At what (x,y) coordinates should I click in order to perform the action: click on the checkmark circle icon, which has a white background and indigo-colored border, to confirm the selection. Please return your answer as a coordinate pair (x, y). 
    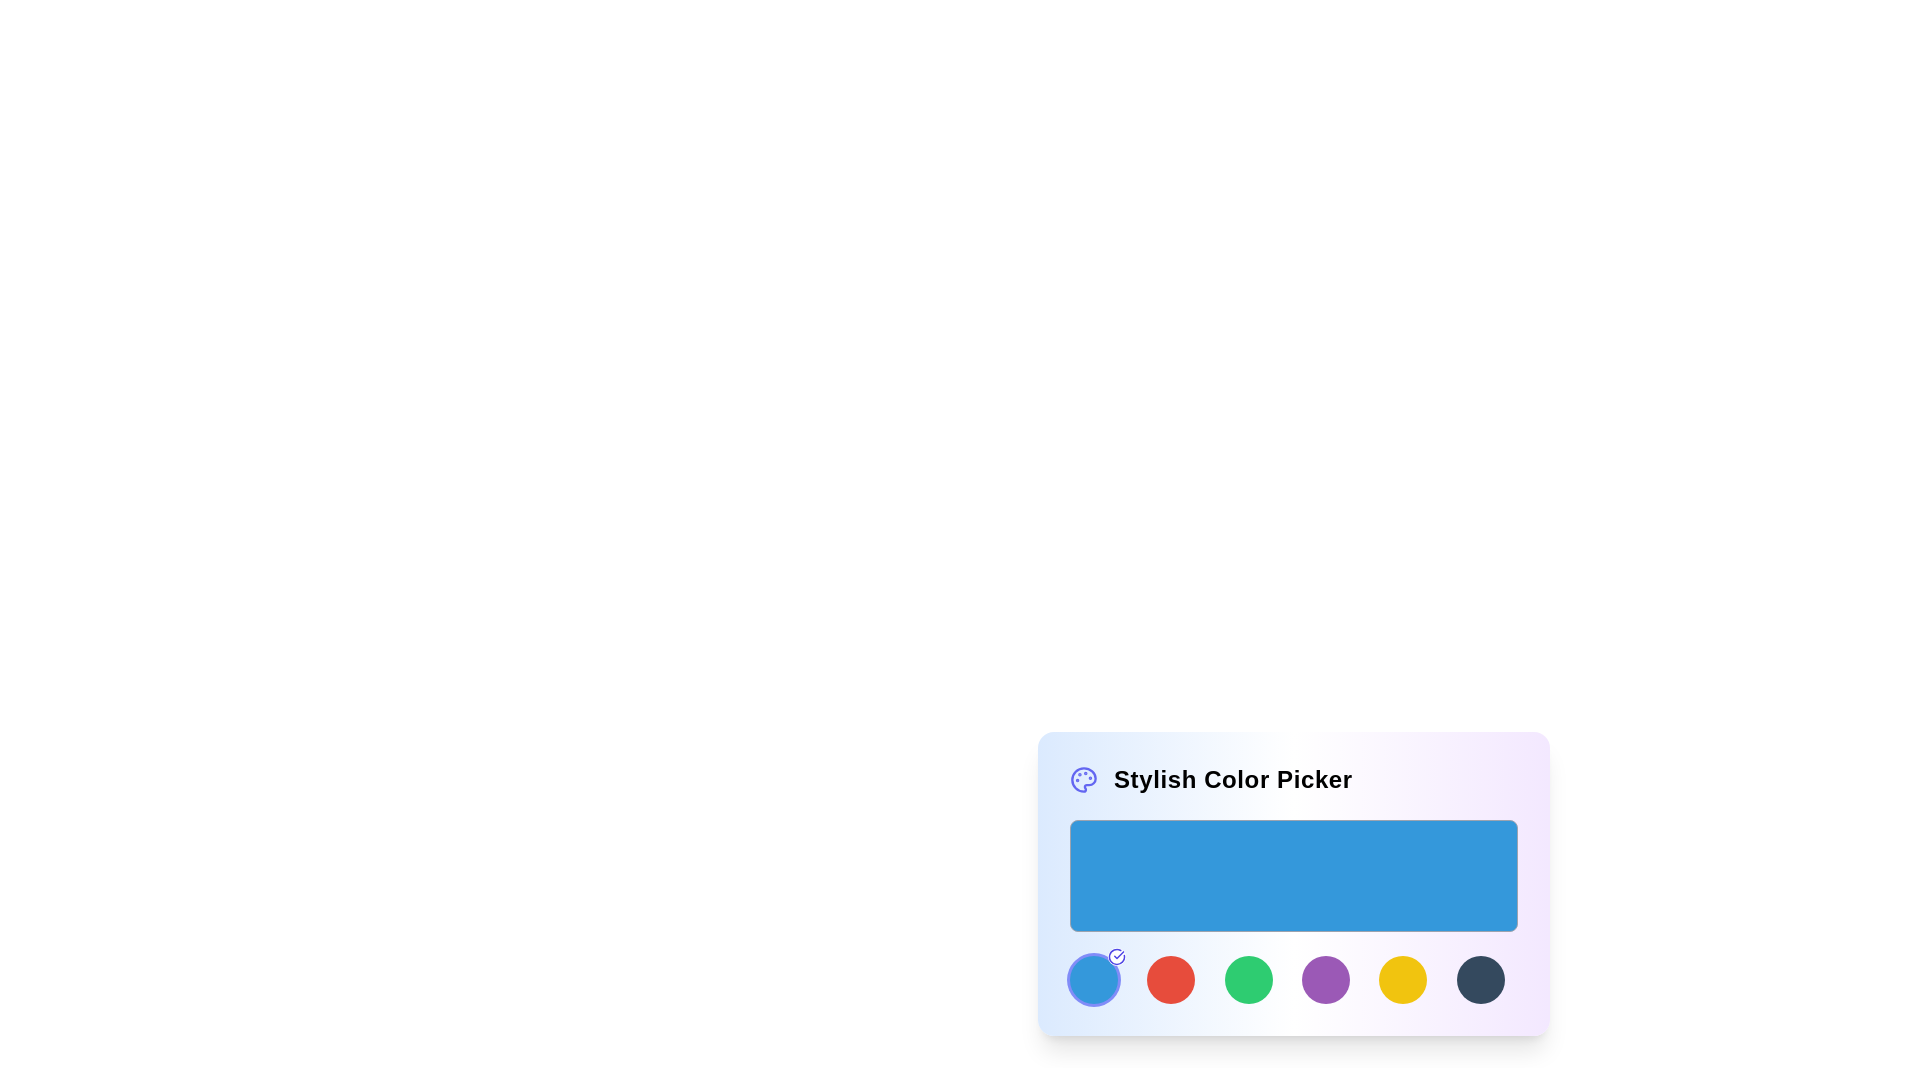
    Looking at the image, I should click on (1116, 955).